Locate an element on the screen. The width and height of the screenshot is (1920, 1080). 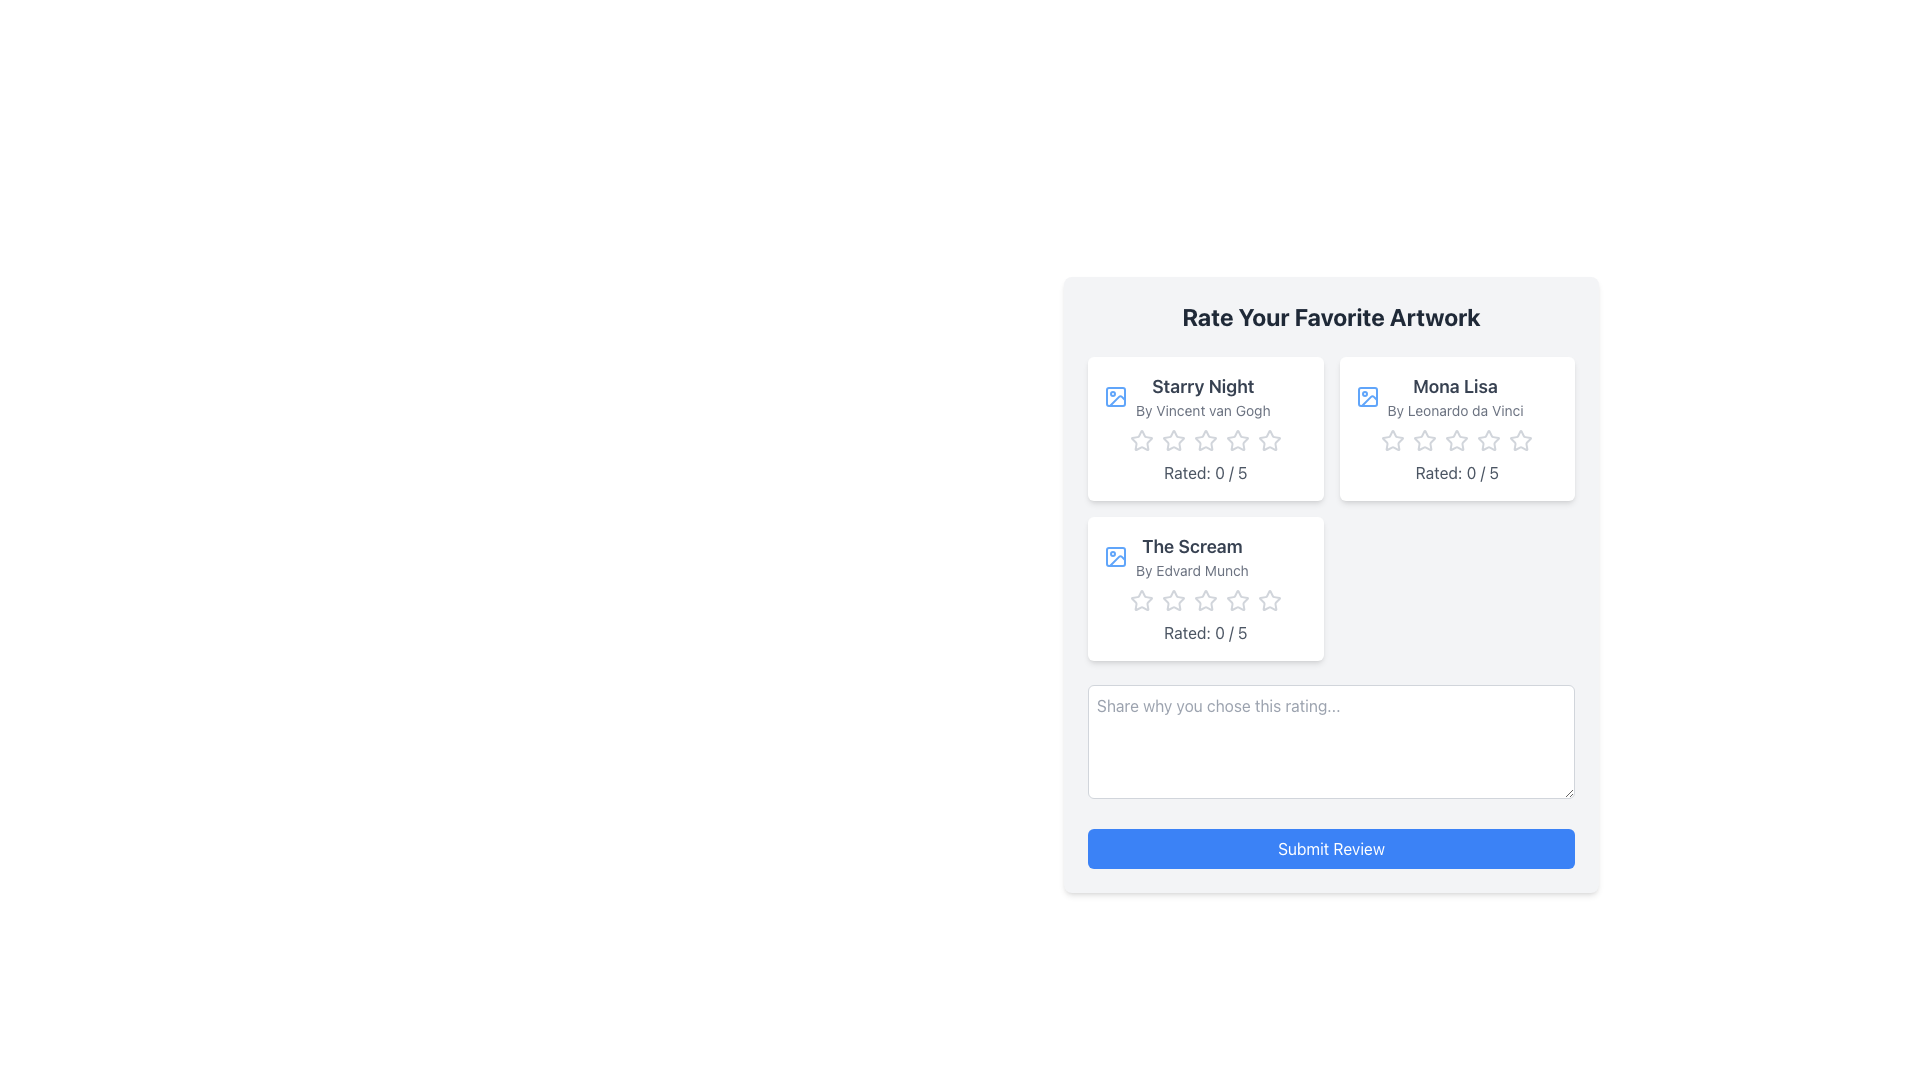
the fourth unselected star icon is located at coordinates (1236, 600).